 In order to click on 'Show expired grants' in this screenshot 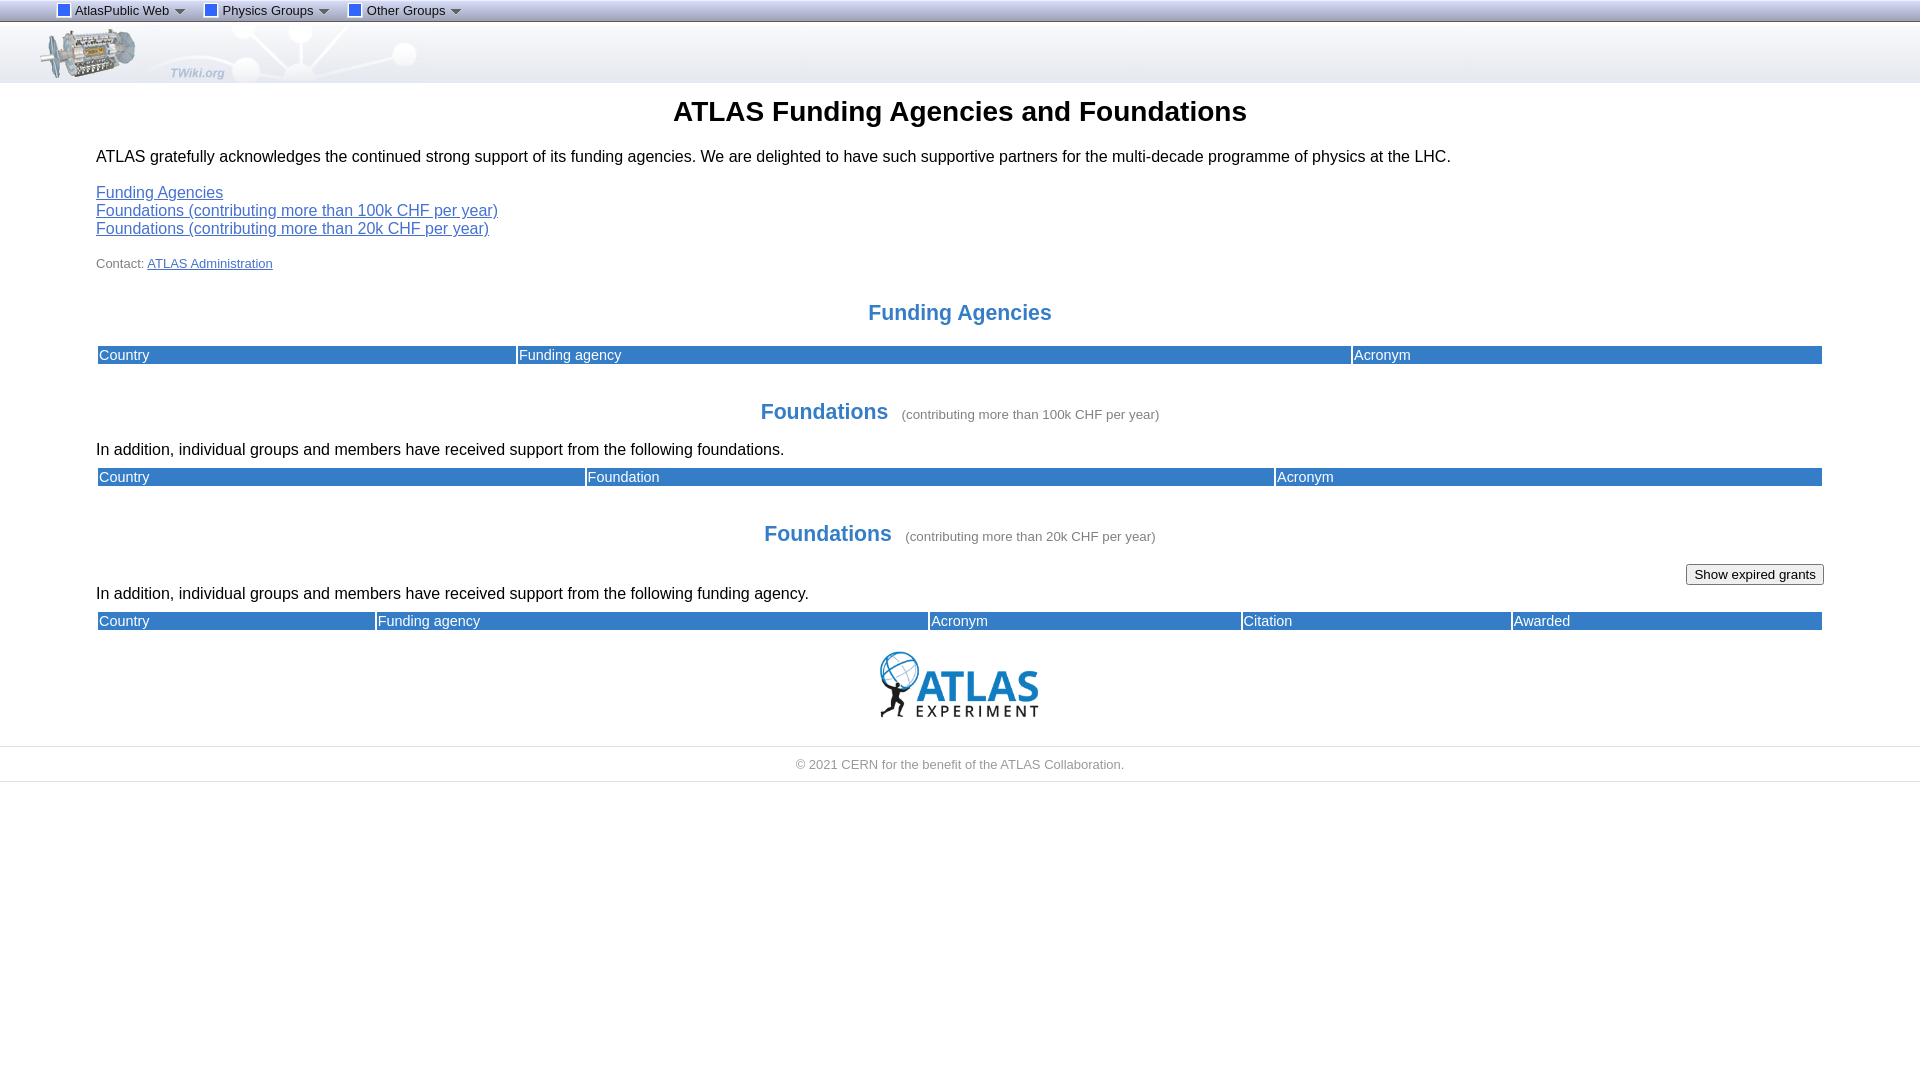, I will do `click(1754, 574)`.